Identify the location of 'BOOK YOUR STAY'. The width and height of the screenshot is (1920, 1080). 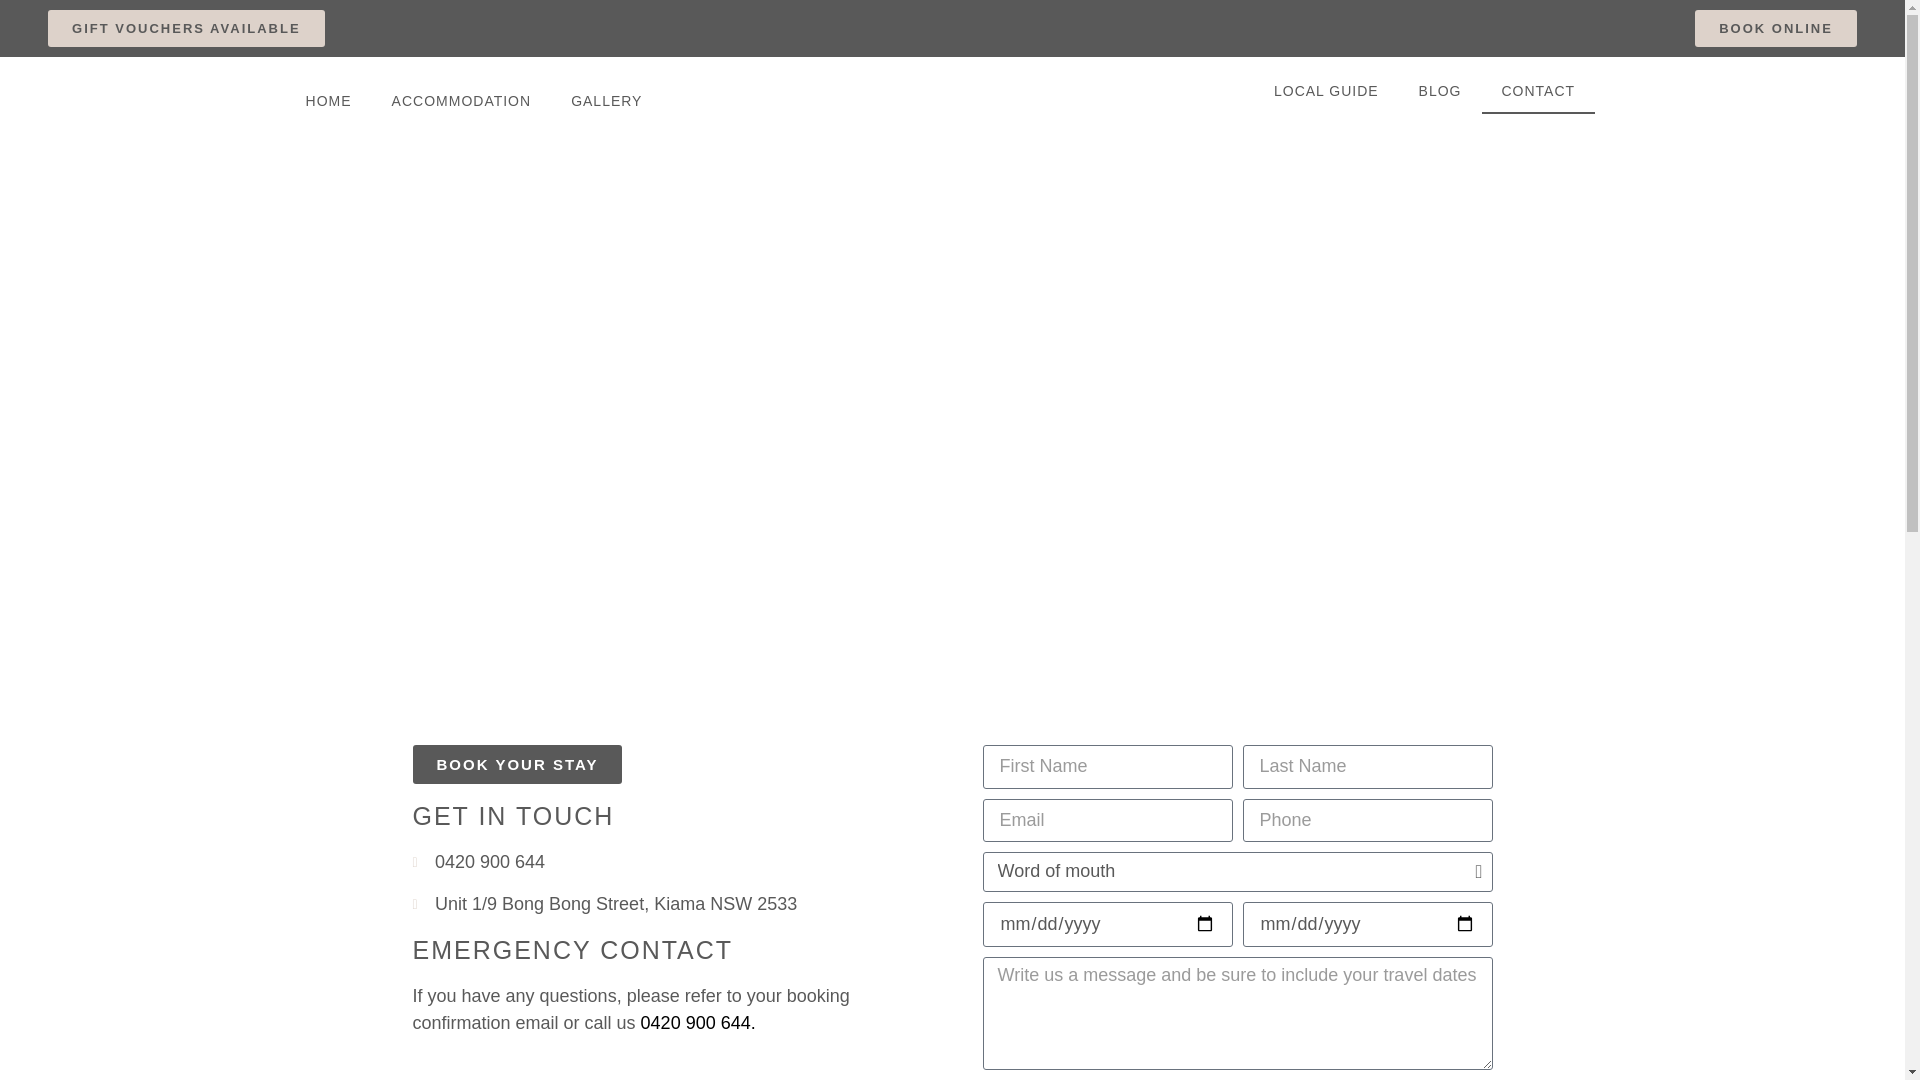
(517, 764).